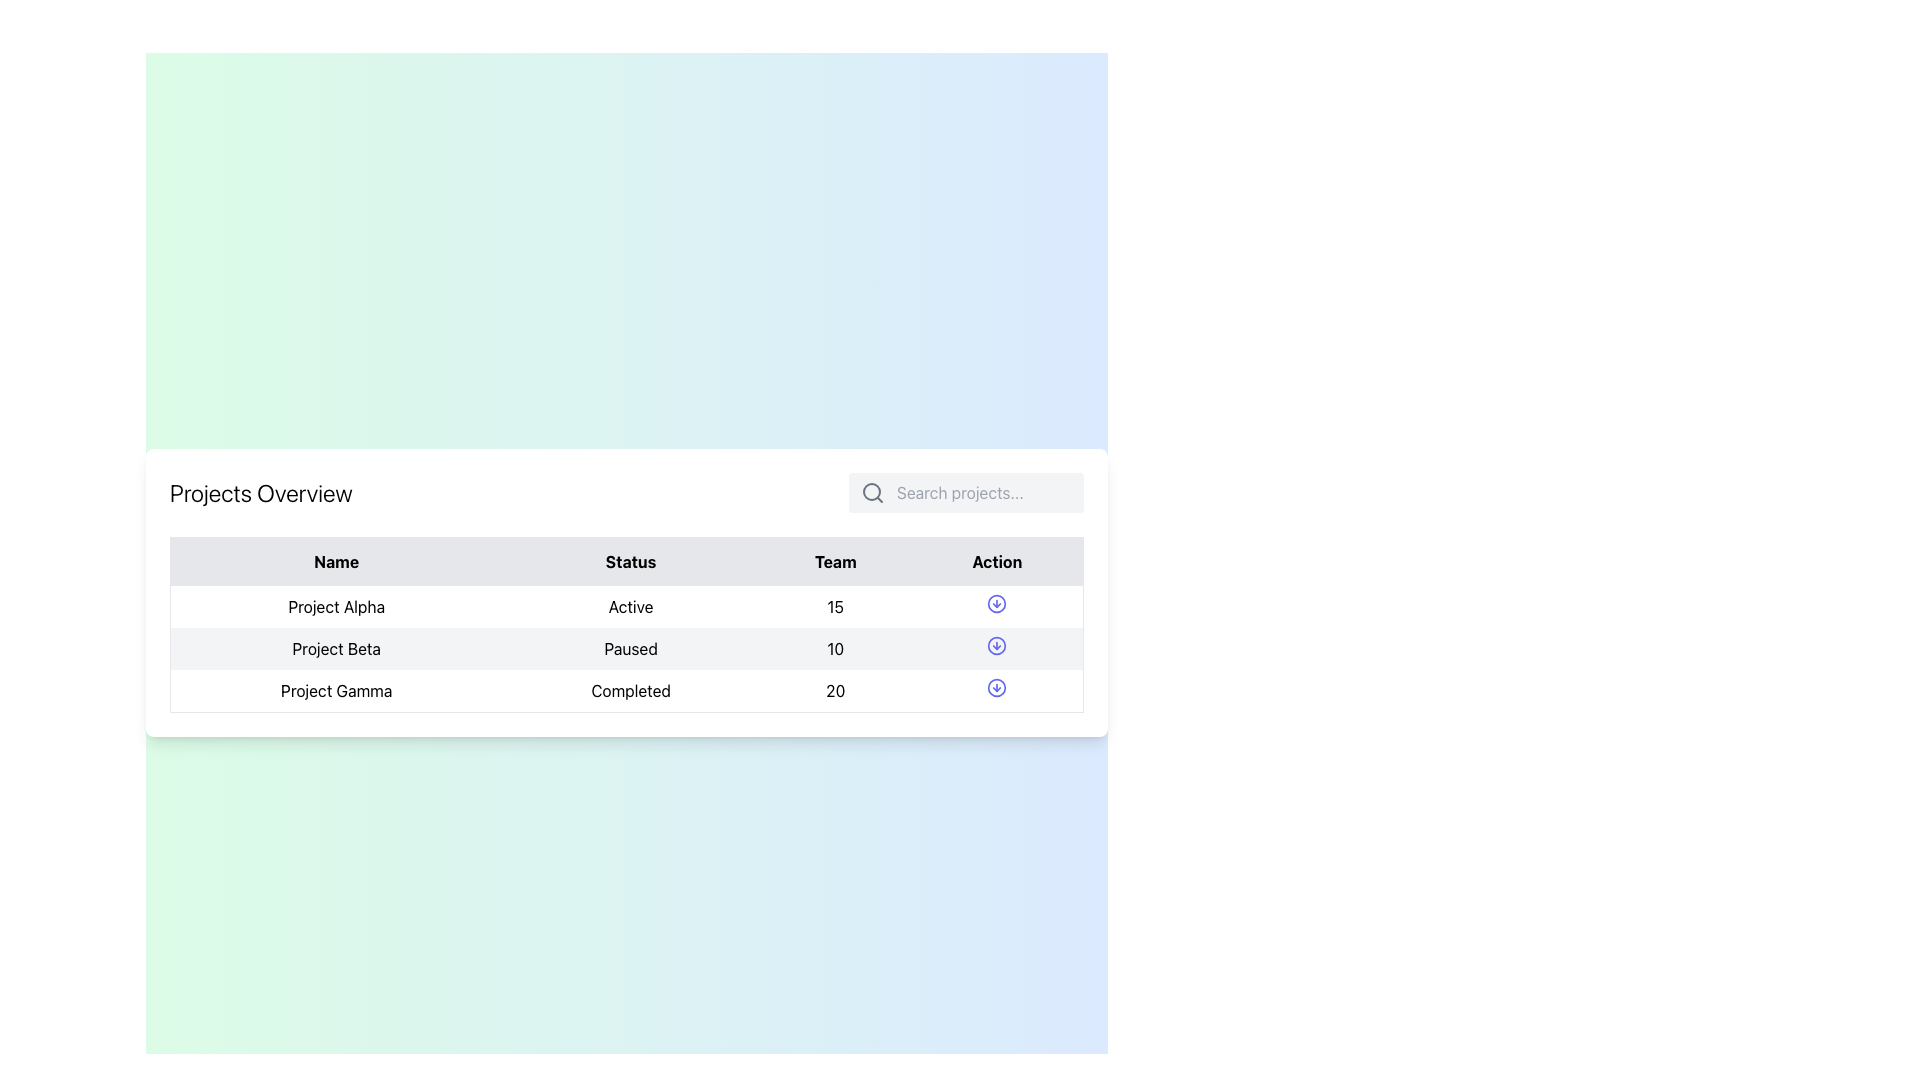 This screenshot has width=1920, height=1080. I want to click on the numeric value representing the team size in the third row under the 'Team' column of the table, which is located immediately after 'Completed' and before the 'Action' column, so click(835, 690).